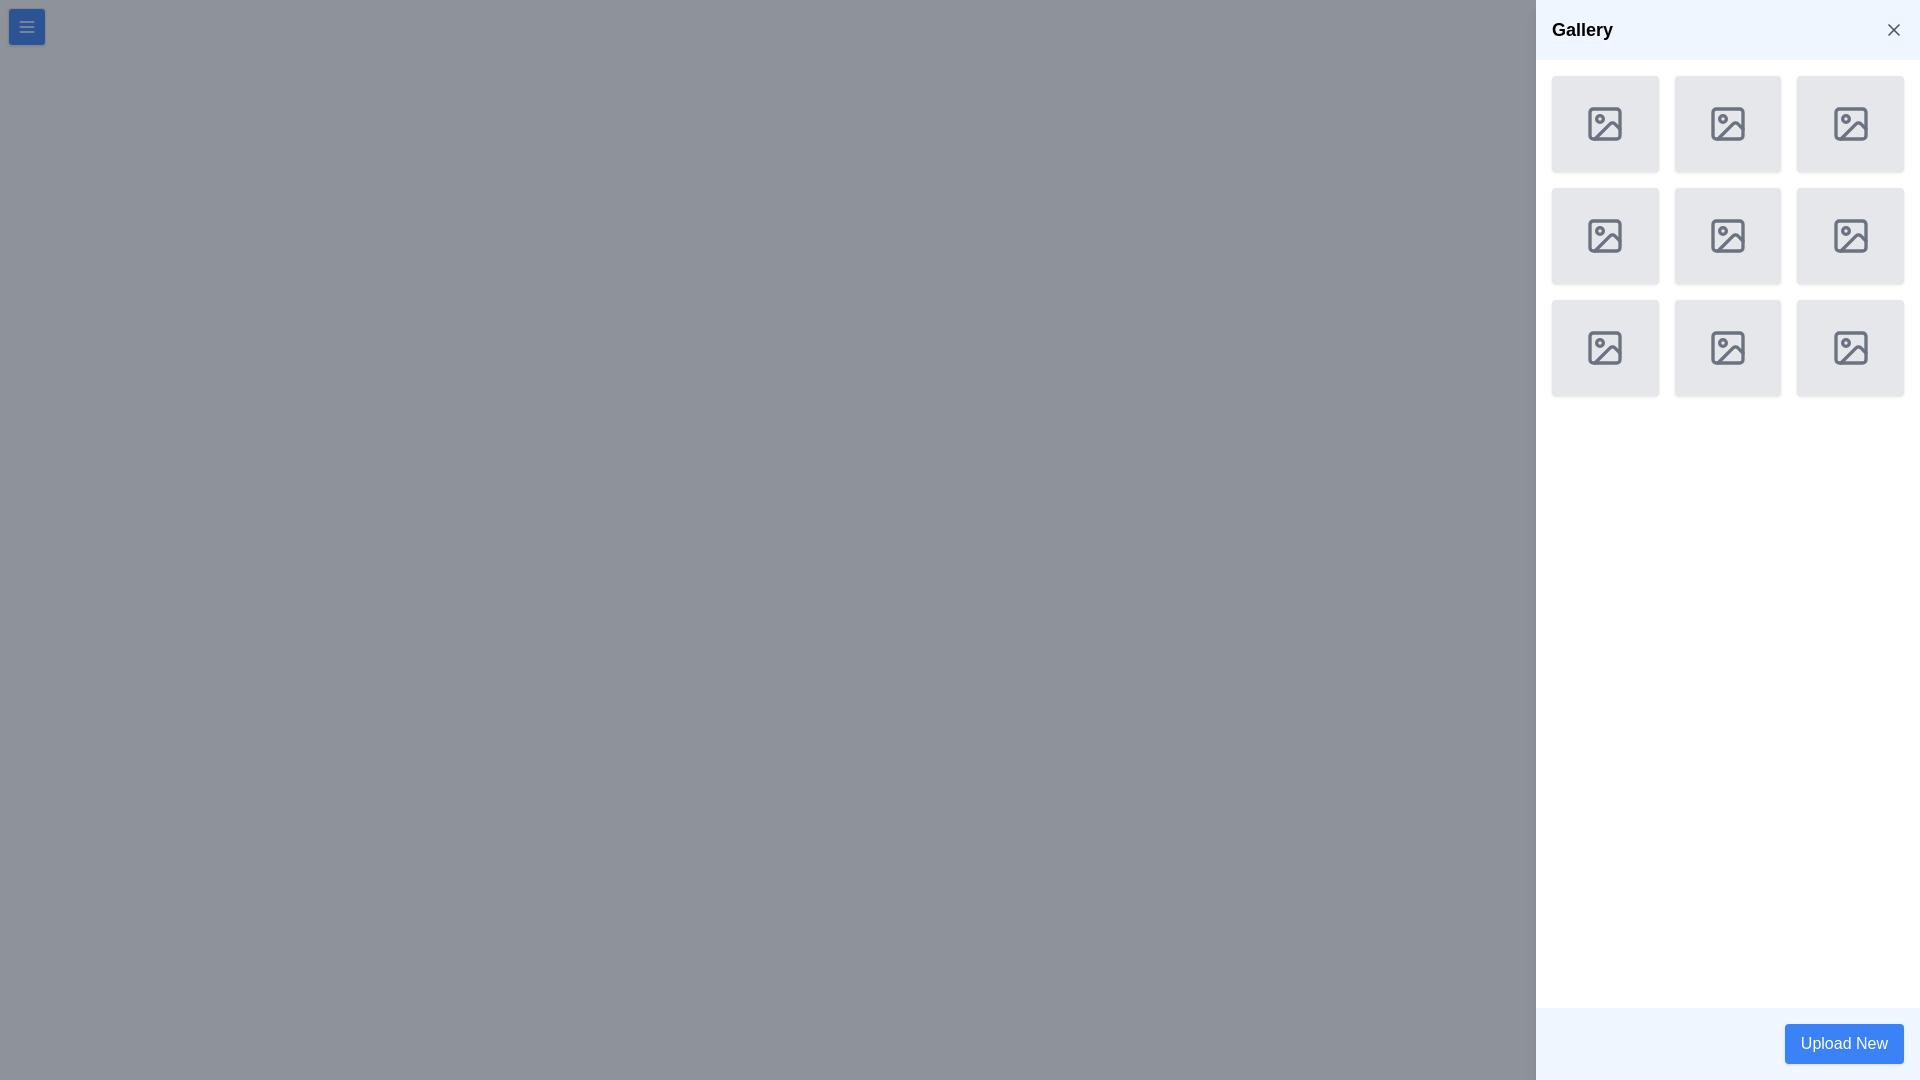  I want to click on the small rectangle with rounded corners and a lighter gray outline, which is positioned near the top-left corner of the picture frame icon, so click(1849, 346).